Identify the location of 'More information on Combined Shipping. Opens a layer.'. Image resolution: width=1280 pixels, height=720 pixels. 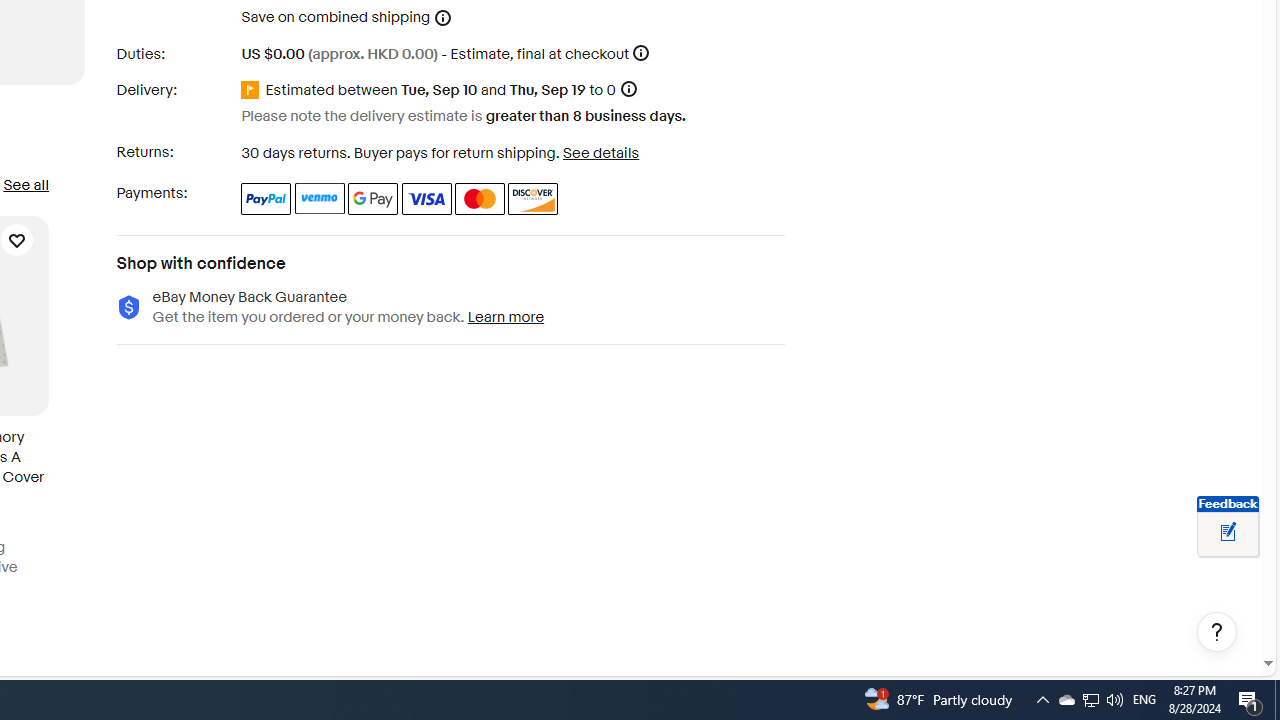
(442, 17).